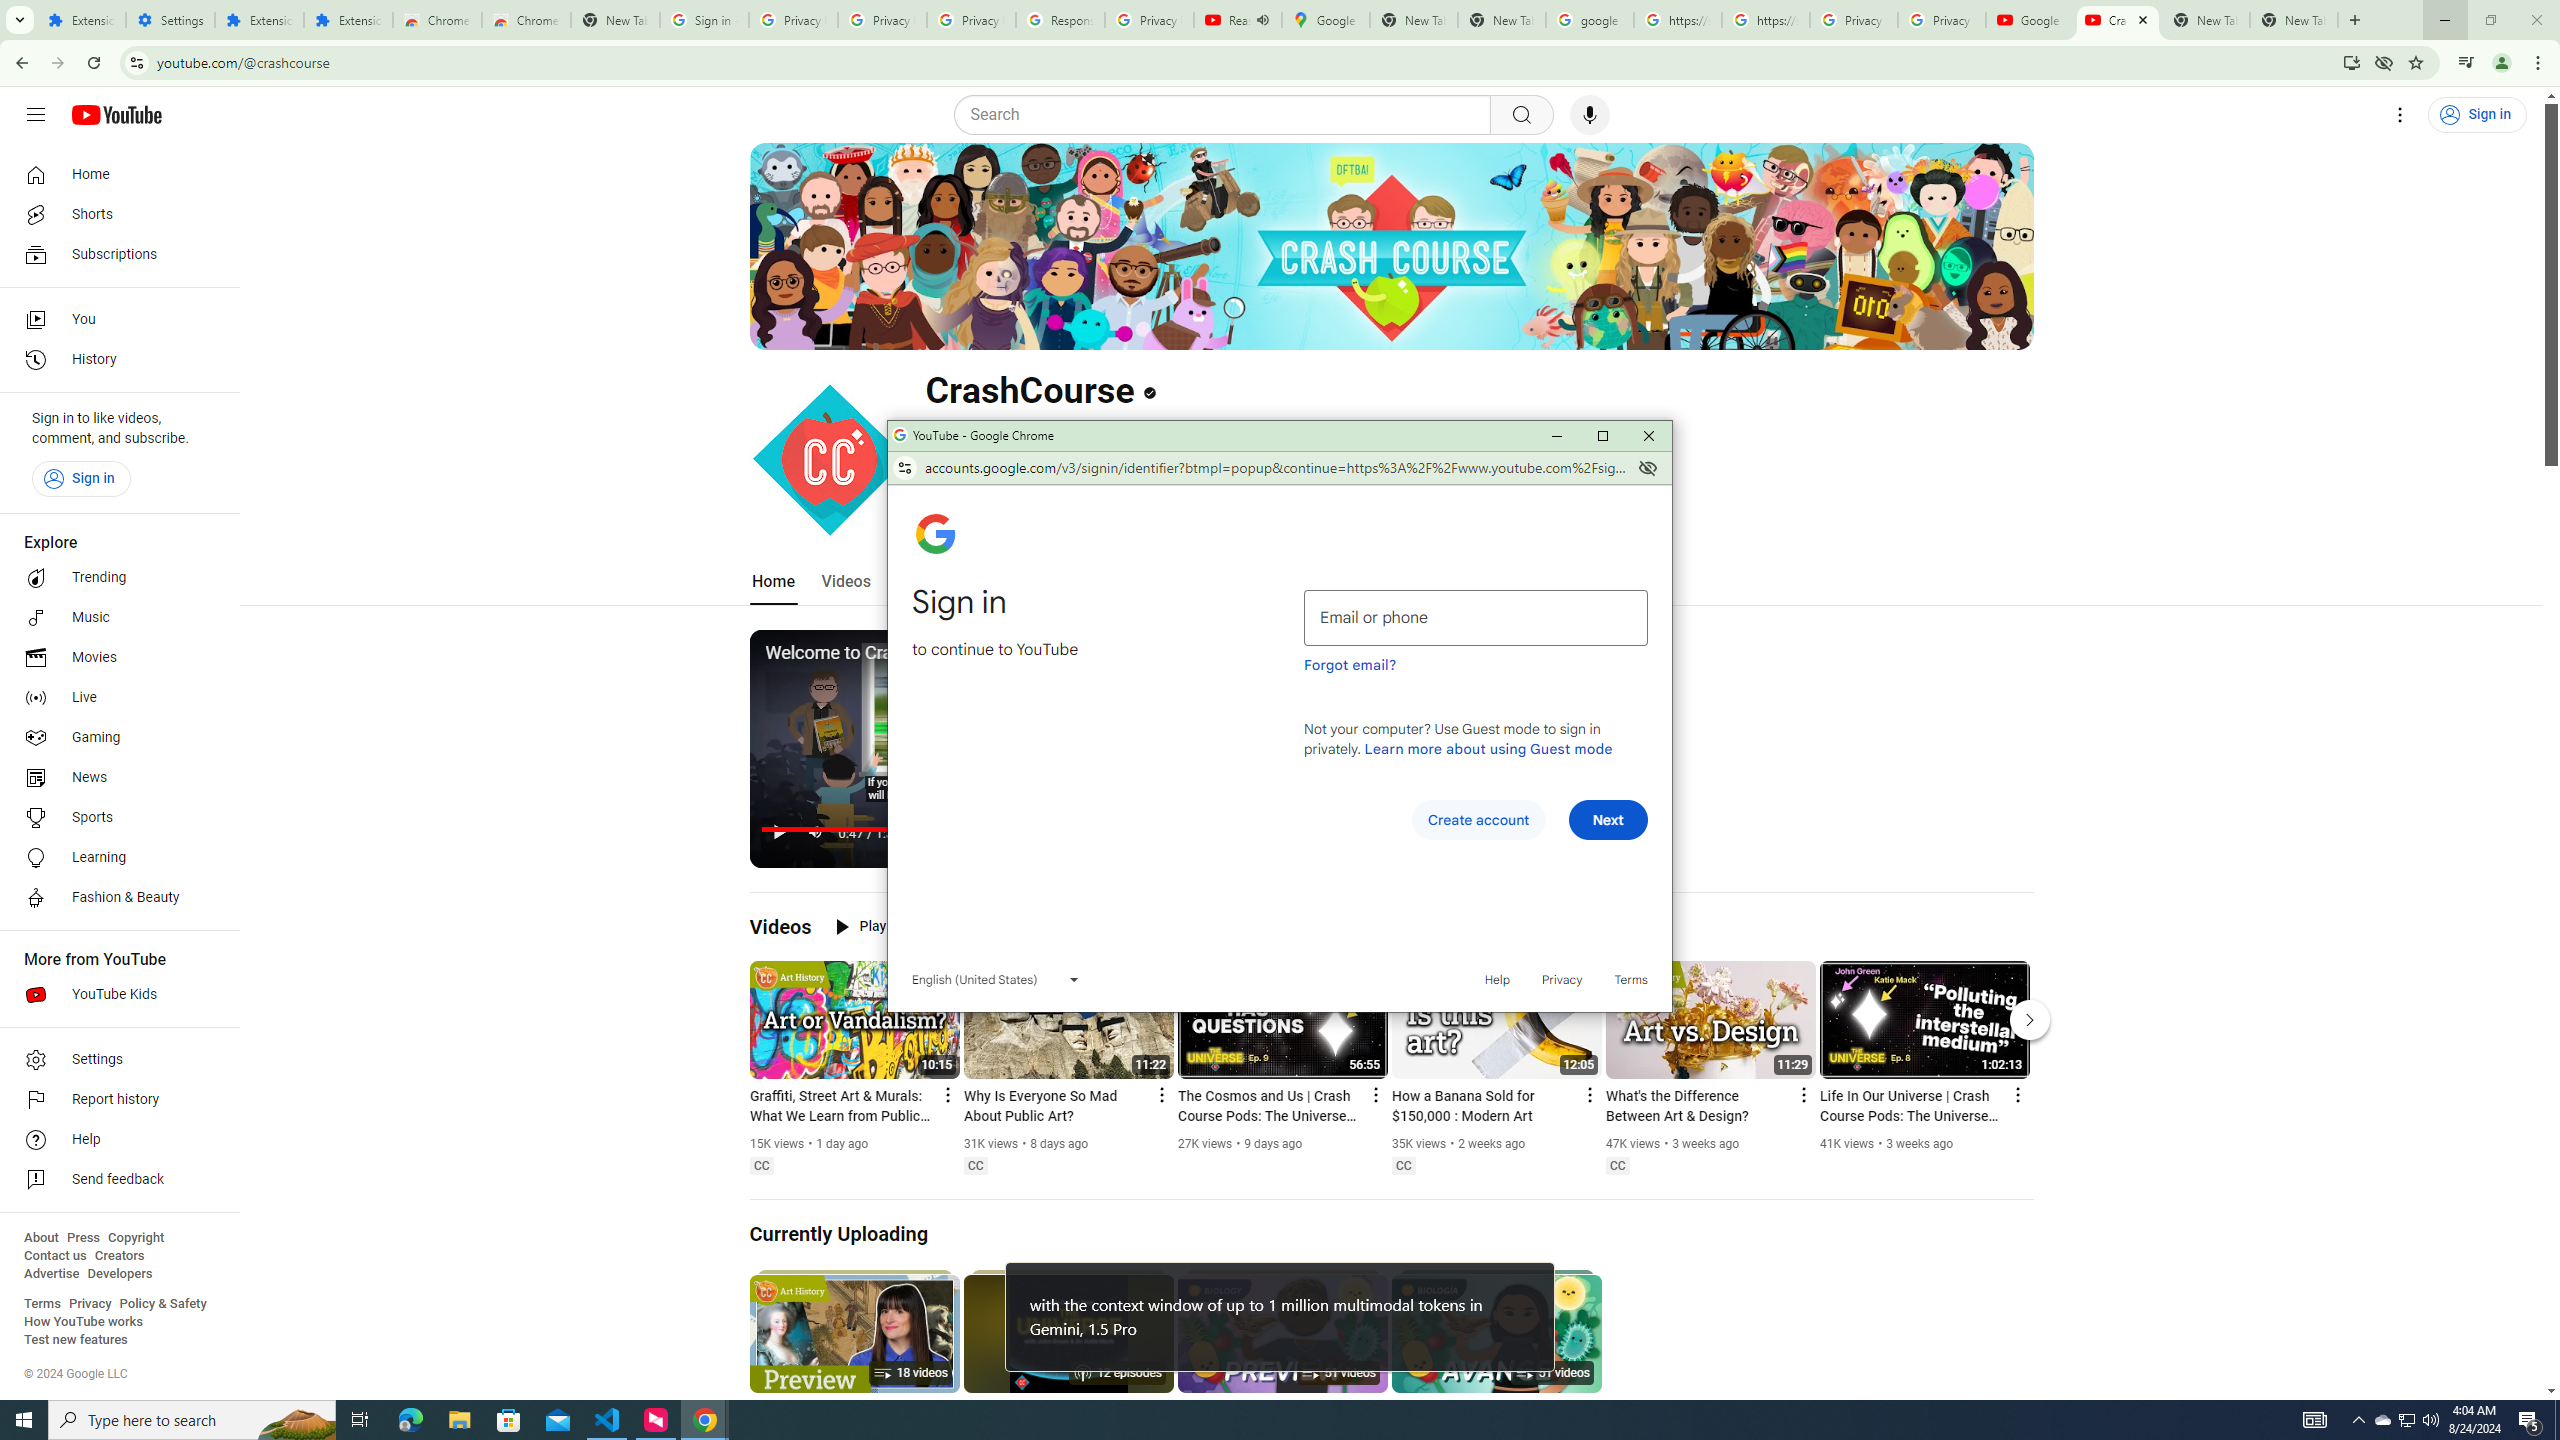 The image size is (2560, 1440). What do you see at coordinates (526, 19) in the screenshot?
I see `'Chrome Web Store - Themes'` at bounding box center [526, 19].